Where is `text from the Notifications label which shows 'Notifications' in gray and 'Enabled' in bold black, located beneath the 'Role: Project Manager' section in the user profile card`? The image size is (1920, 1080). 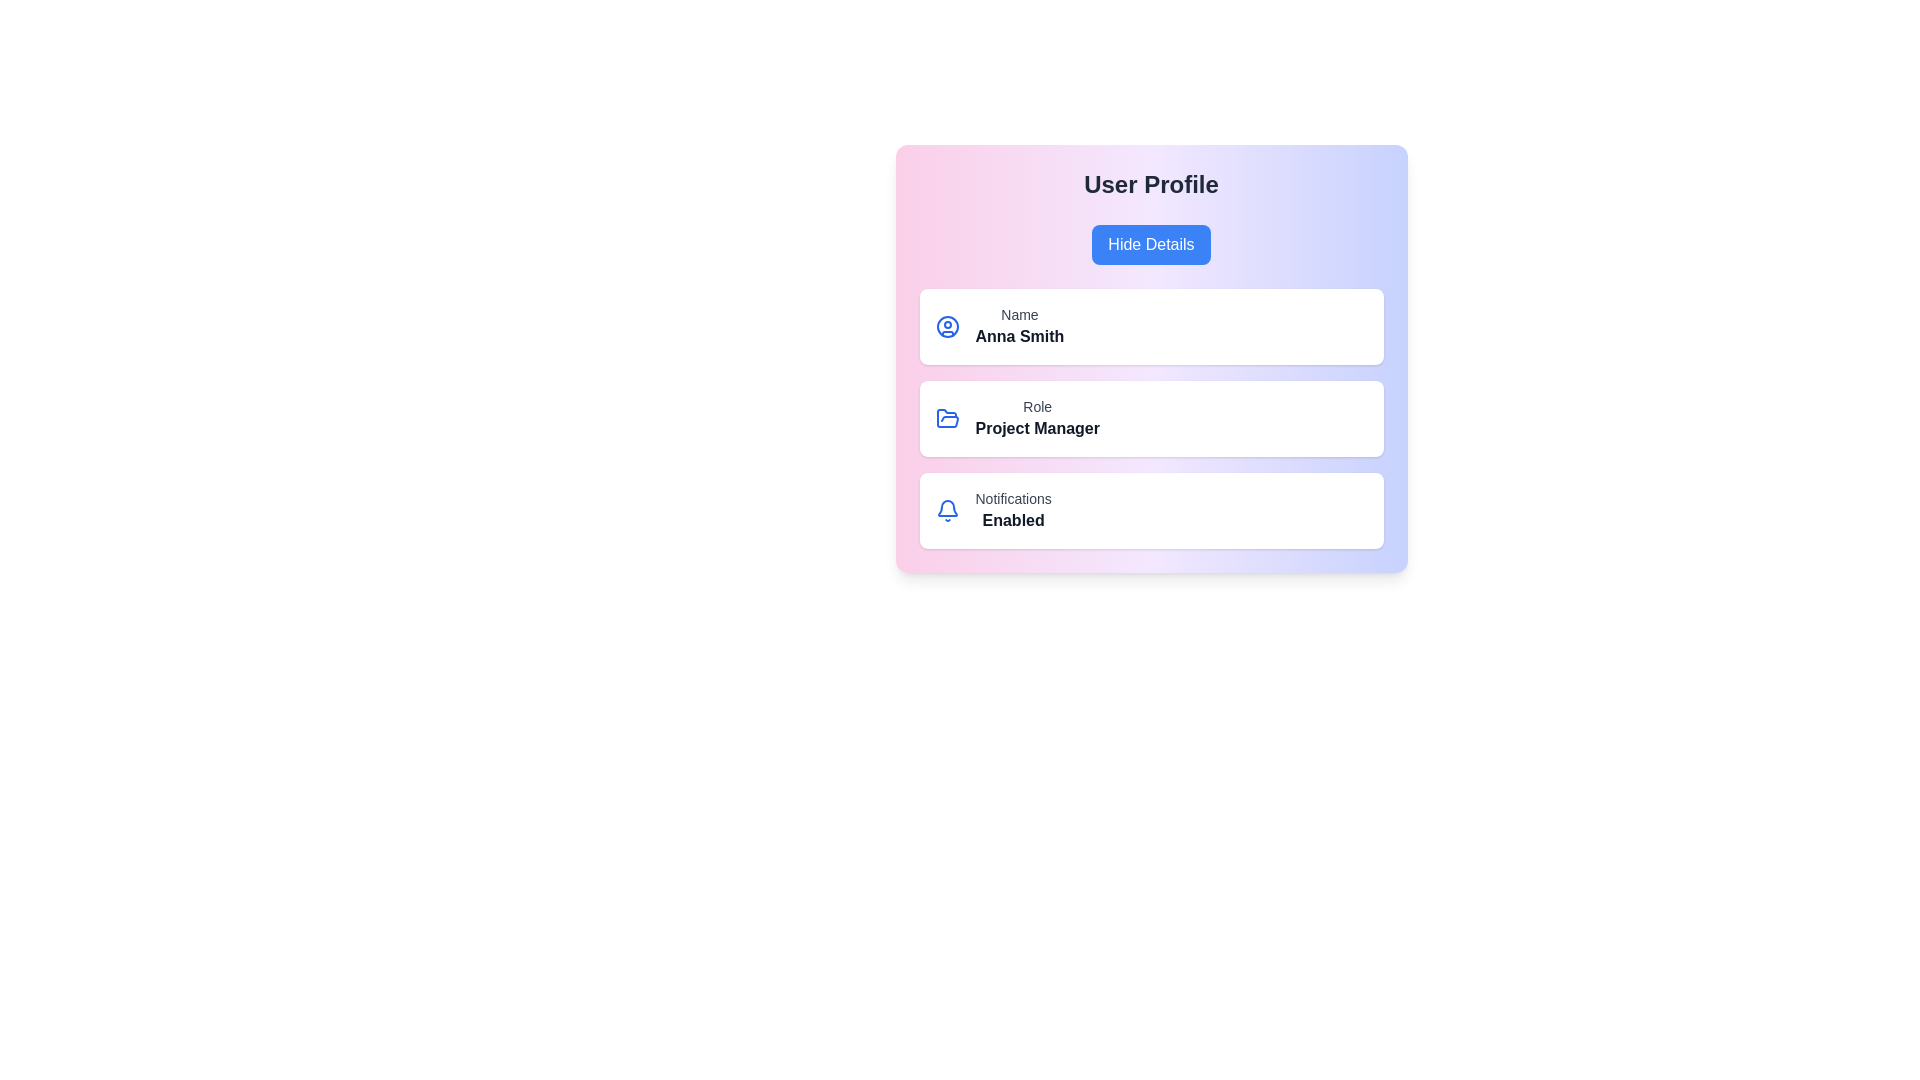
text from the Notifications label which shows 'Notifications' in gray and 'Enabled' in bold black, located beneath the 'Role: Project Manager' section in the user profile card is located at coordinates (1013, 509).